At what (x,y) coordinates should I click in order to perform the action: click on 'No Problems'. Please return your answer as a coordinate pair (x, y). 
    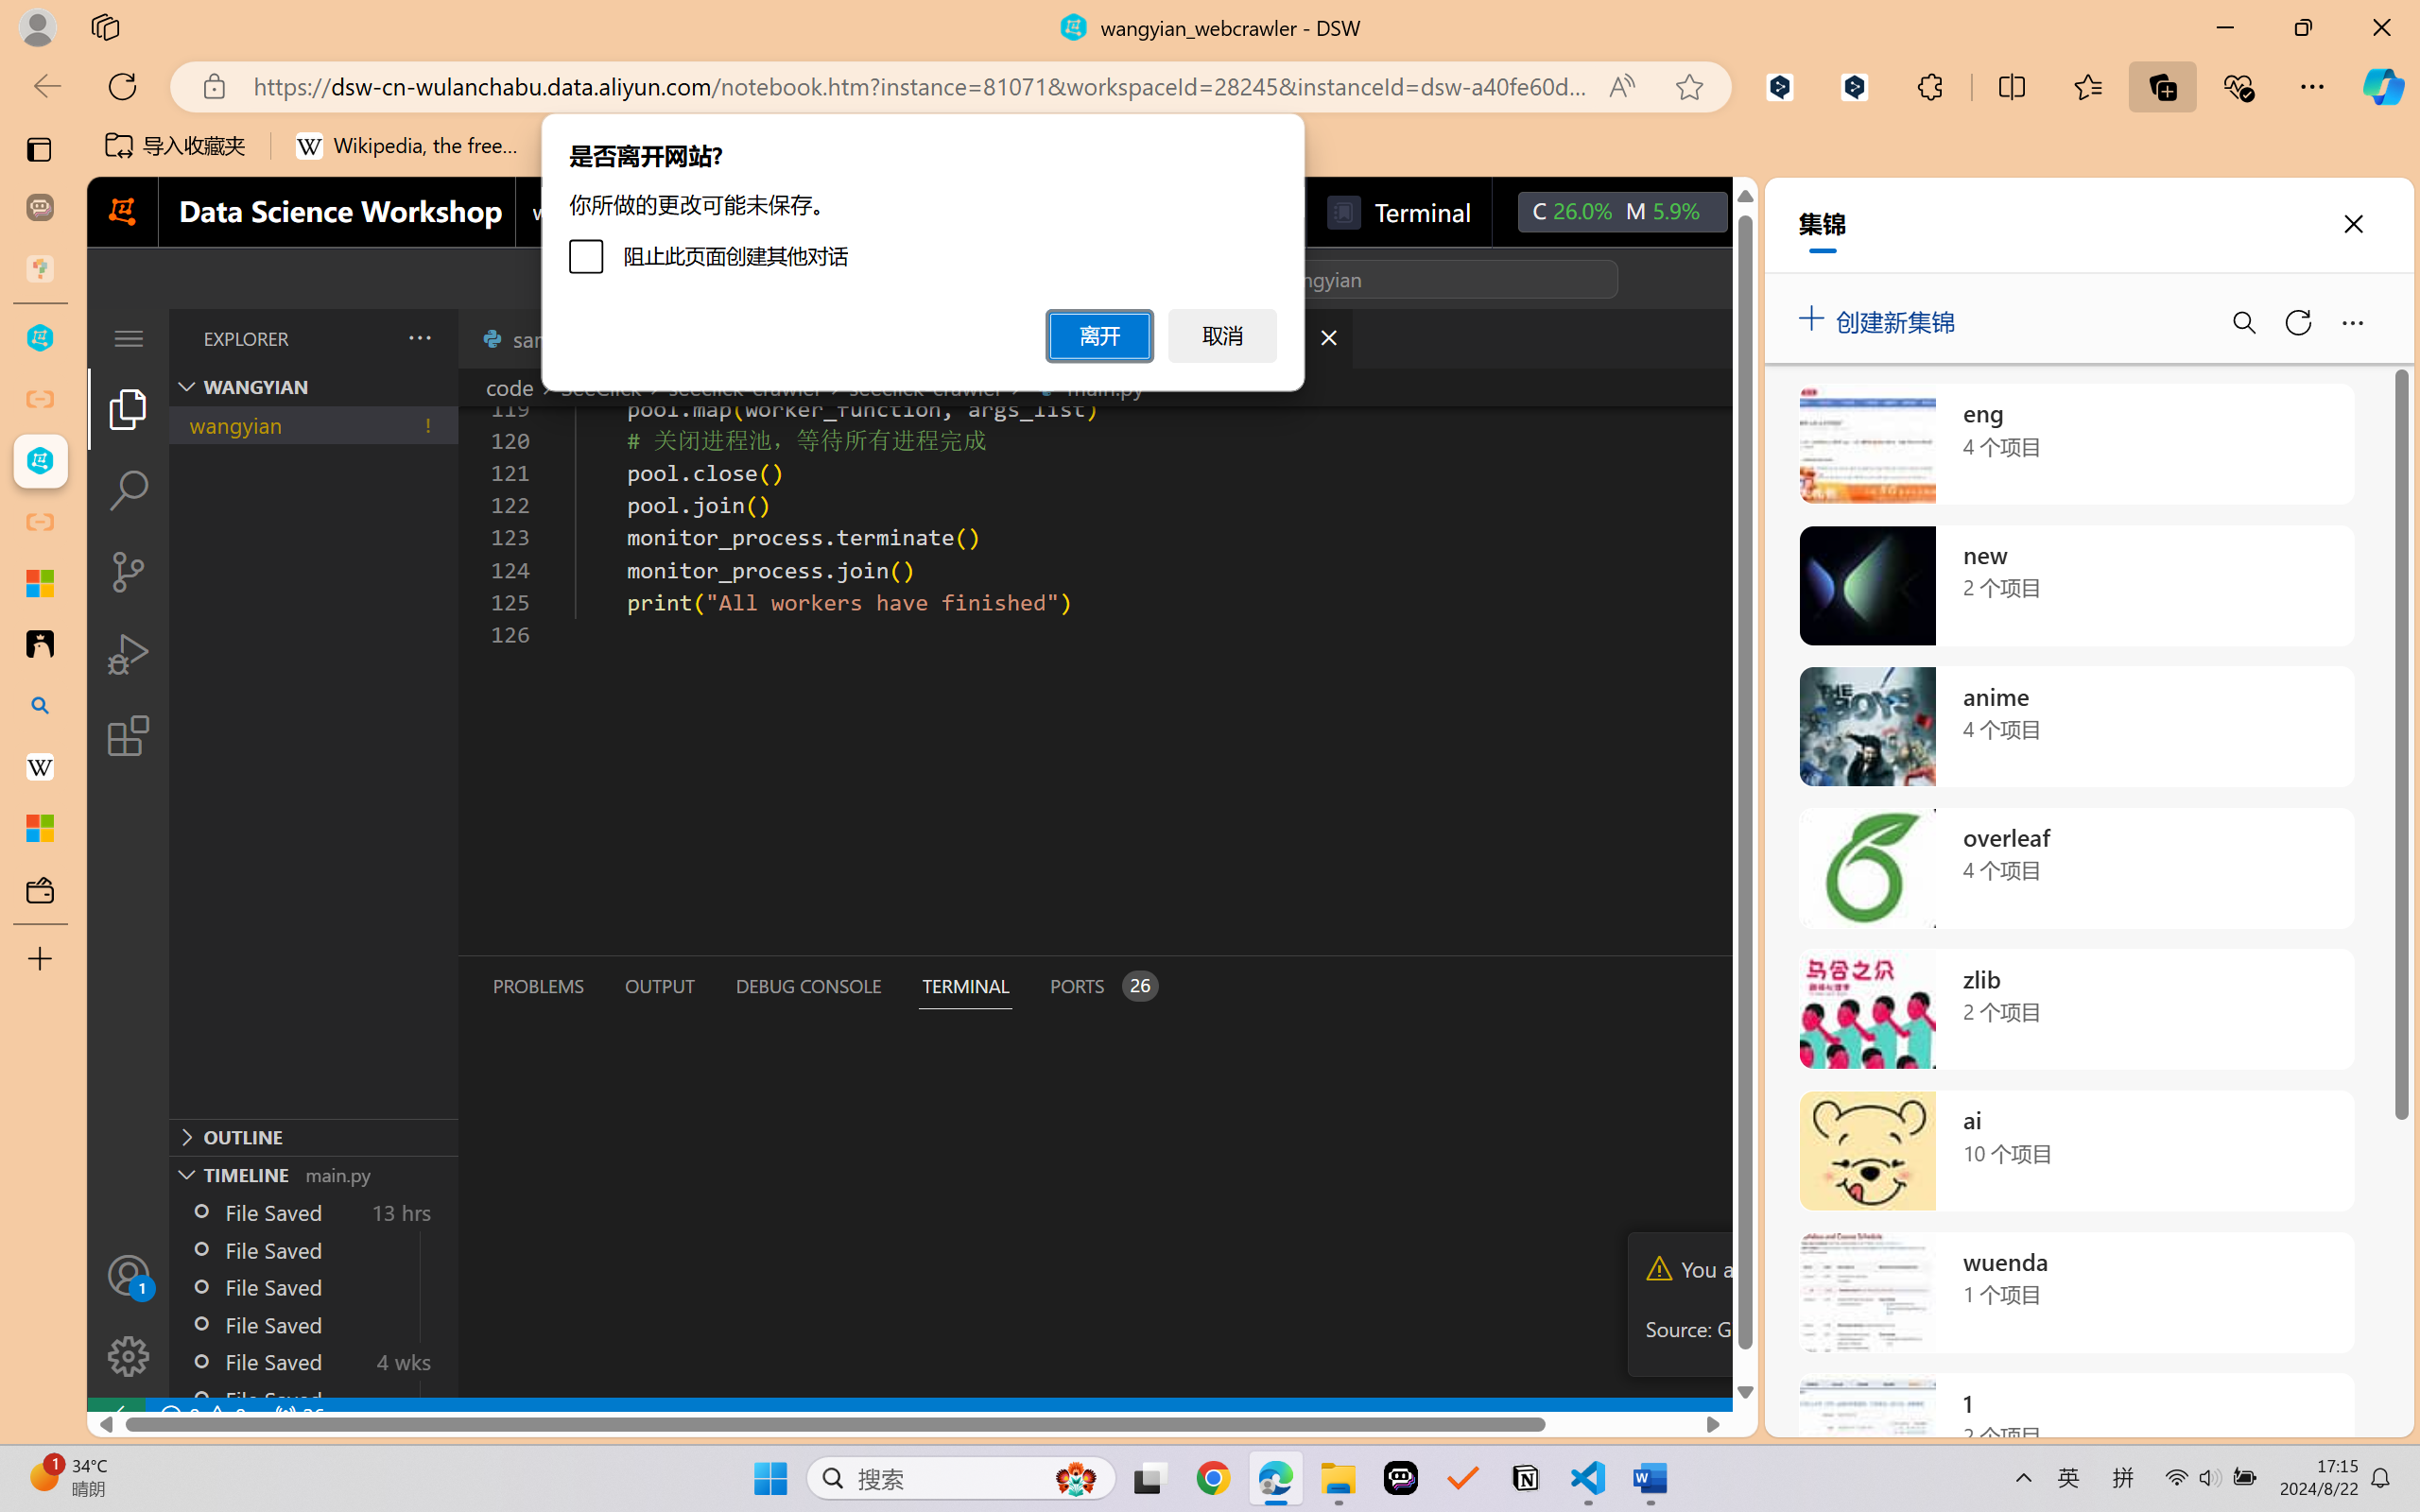
    Looking at the image, I should click on (200, 1415).